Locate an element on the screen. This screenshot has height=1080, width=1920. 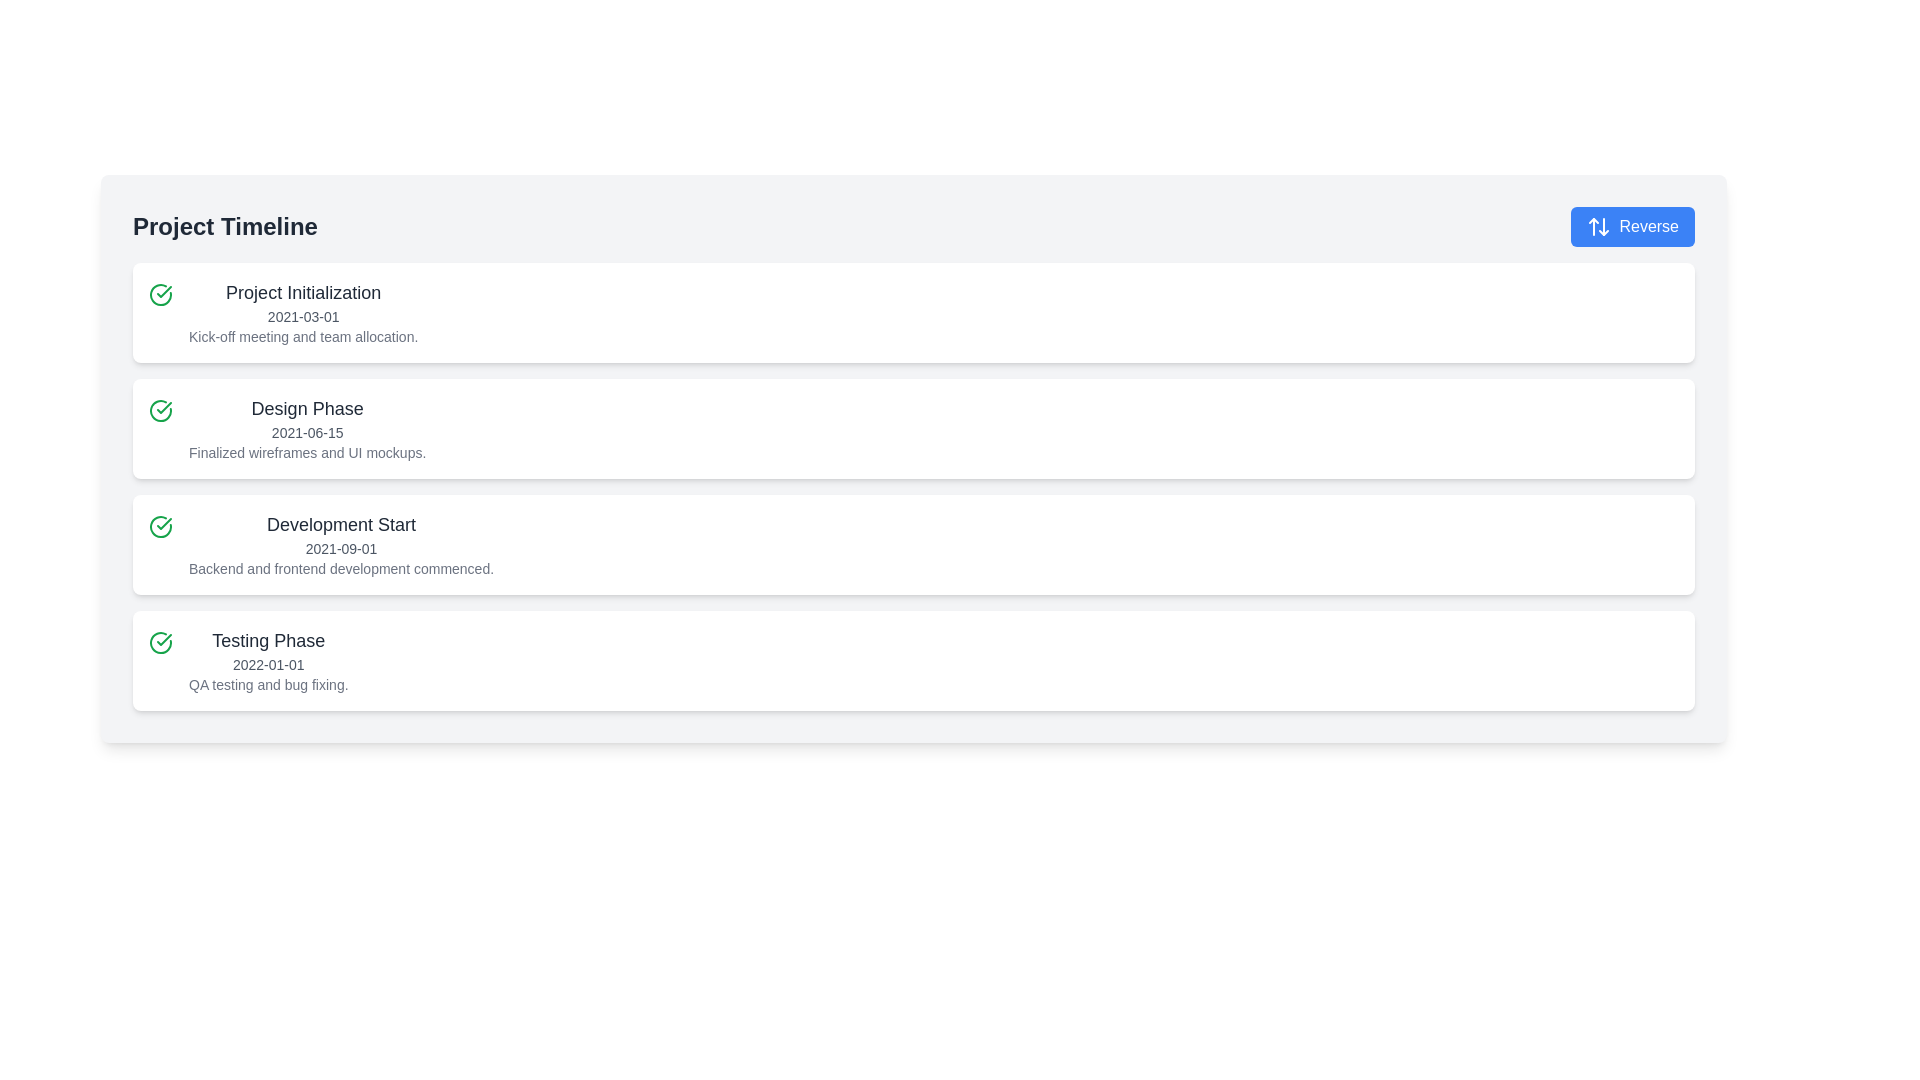
text content of the title label for the first timeline entry, which provides the name or phase of a project stage is located at coordinates (302, 293).